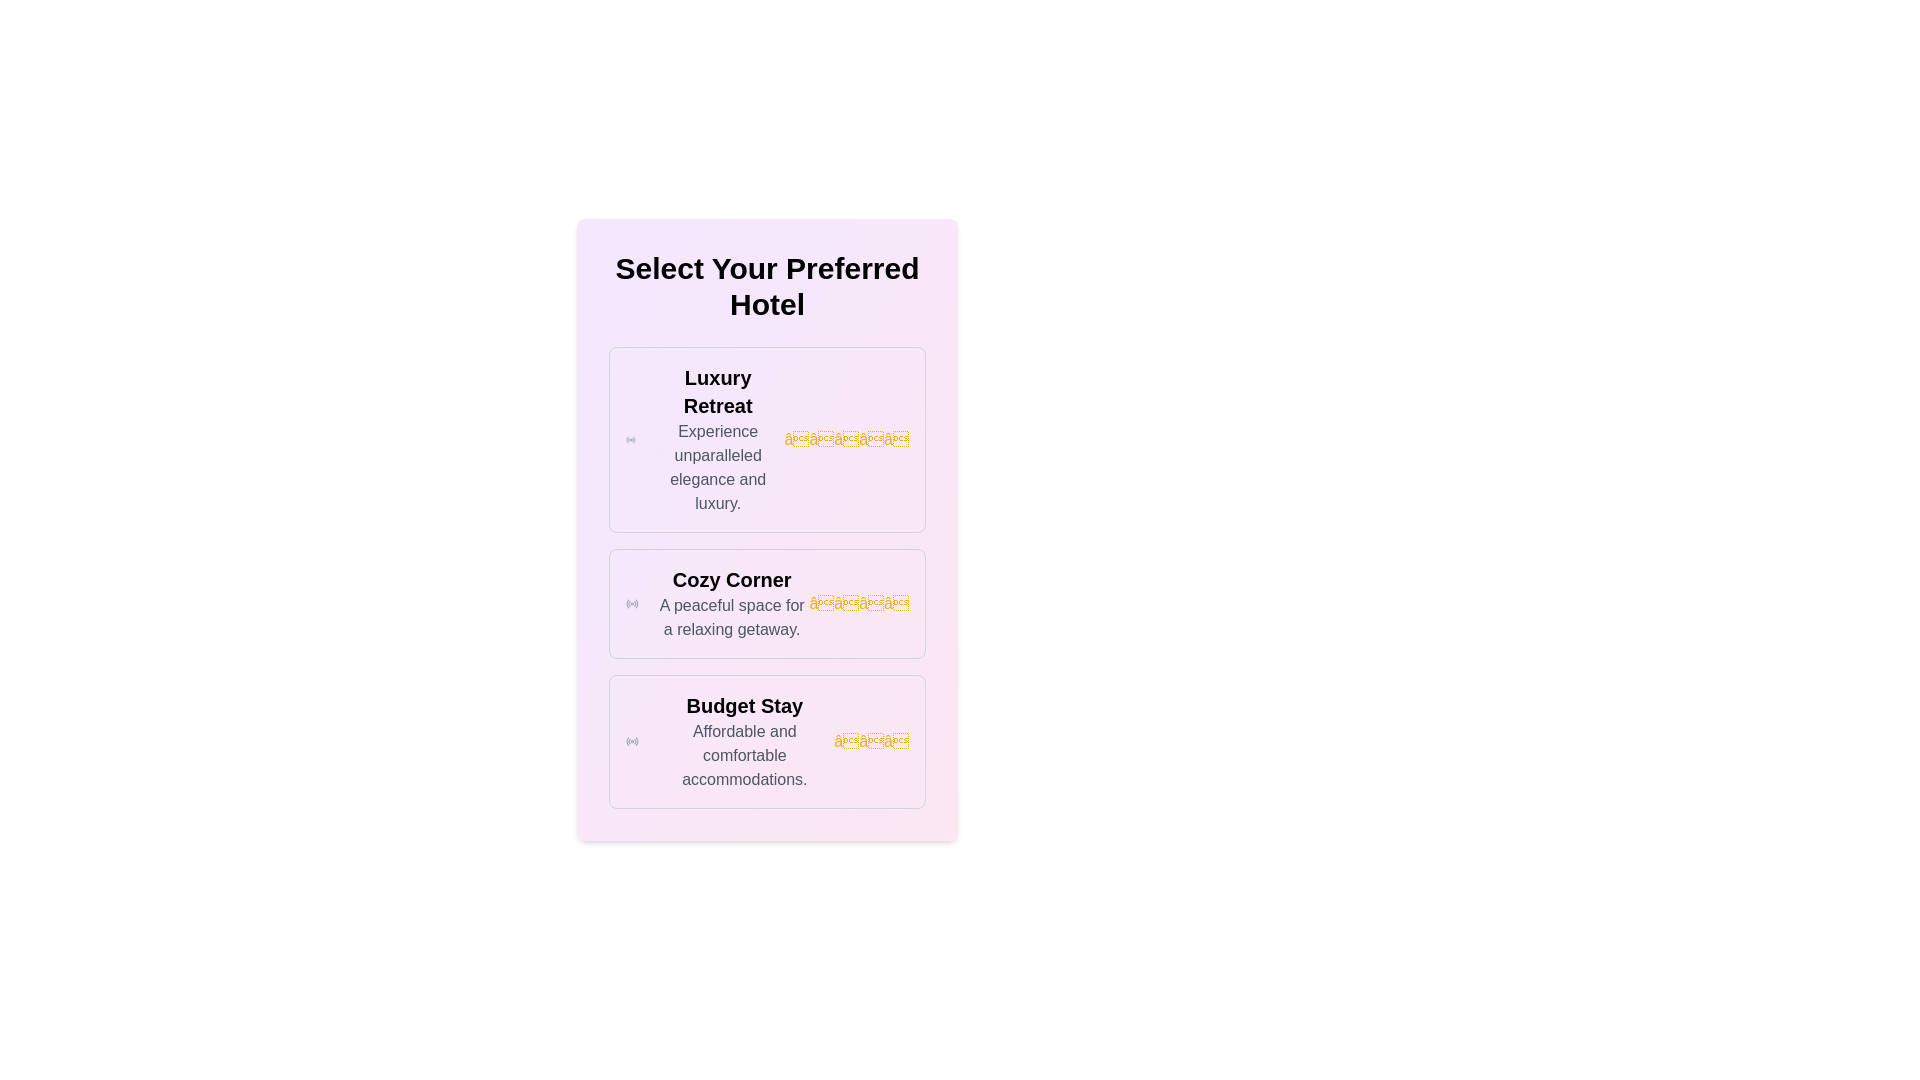  Describe the element at coordinates (766, 286) in the screenshot. I see `heading that displays 'Select Your Preferred Hotel' which is a large, bold text centered at the top of its card layout` at that location.